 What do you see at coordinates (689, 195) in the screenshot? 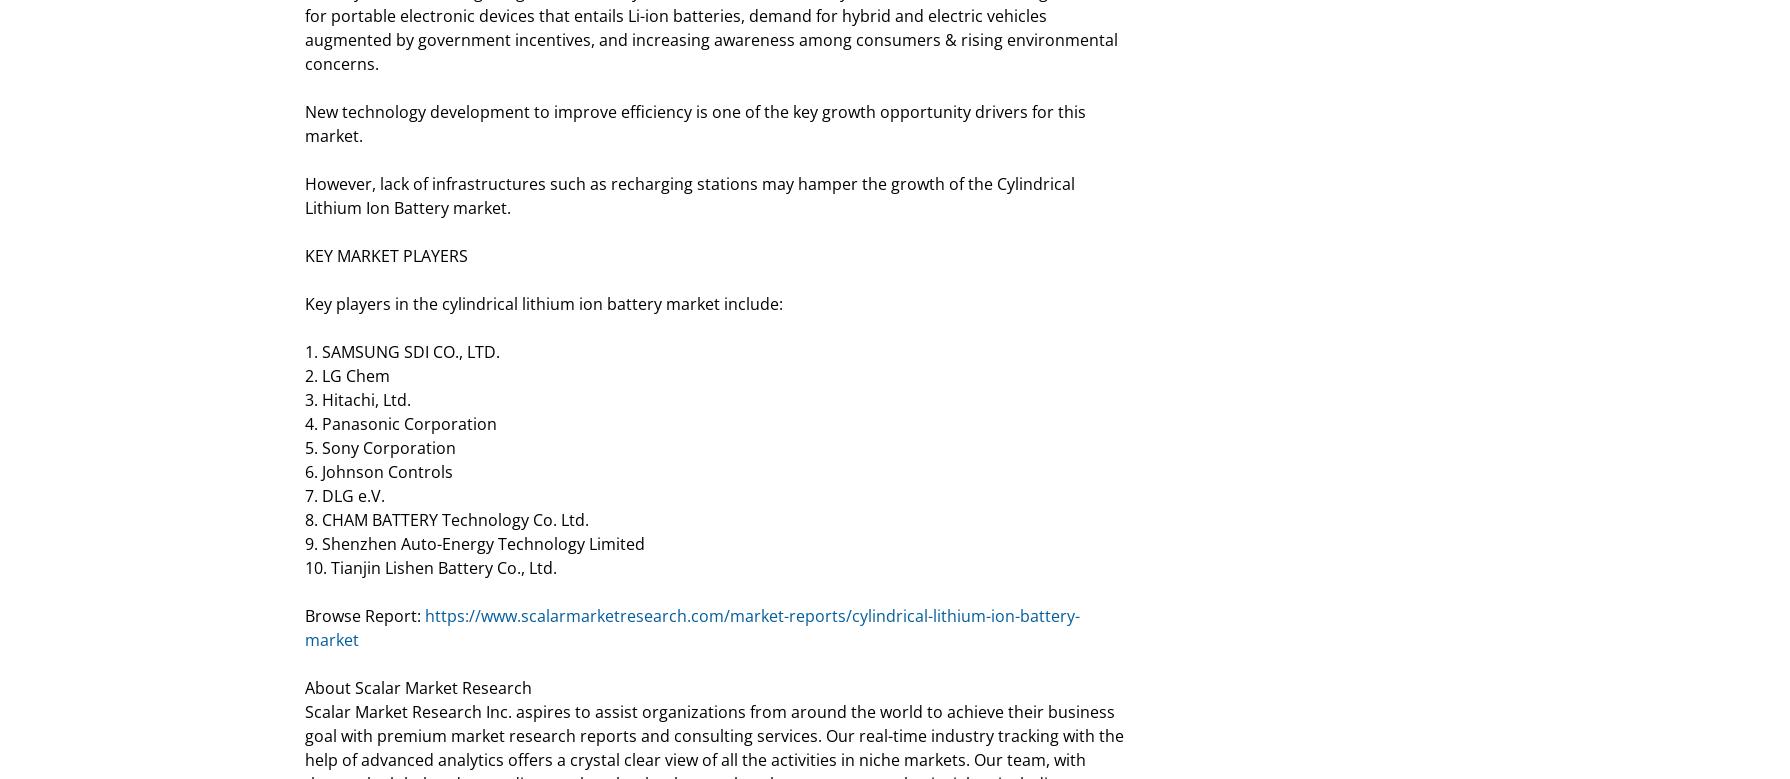
I see `'However, lack of infrastructures such as recharging stations may hamper the growth of the Cylindrical Lithium Ion Battery market.'` at bounding box center [689, 195].